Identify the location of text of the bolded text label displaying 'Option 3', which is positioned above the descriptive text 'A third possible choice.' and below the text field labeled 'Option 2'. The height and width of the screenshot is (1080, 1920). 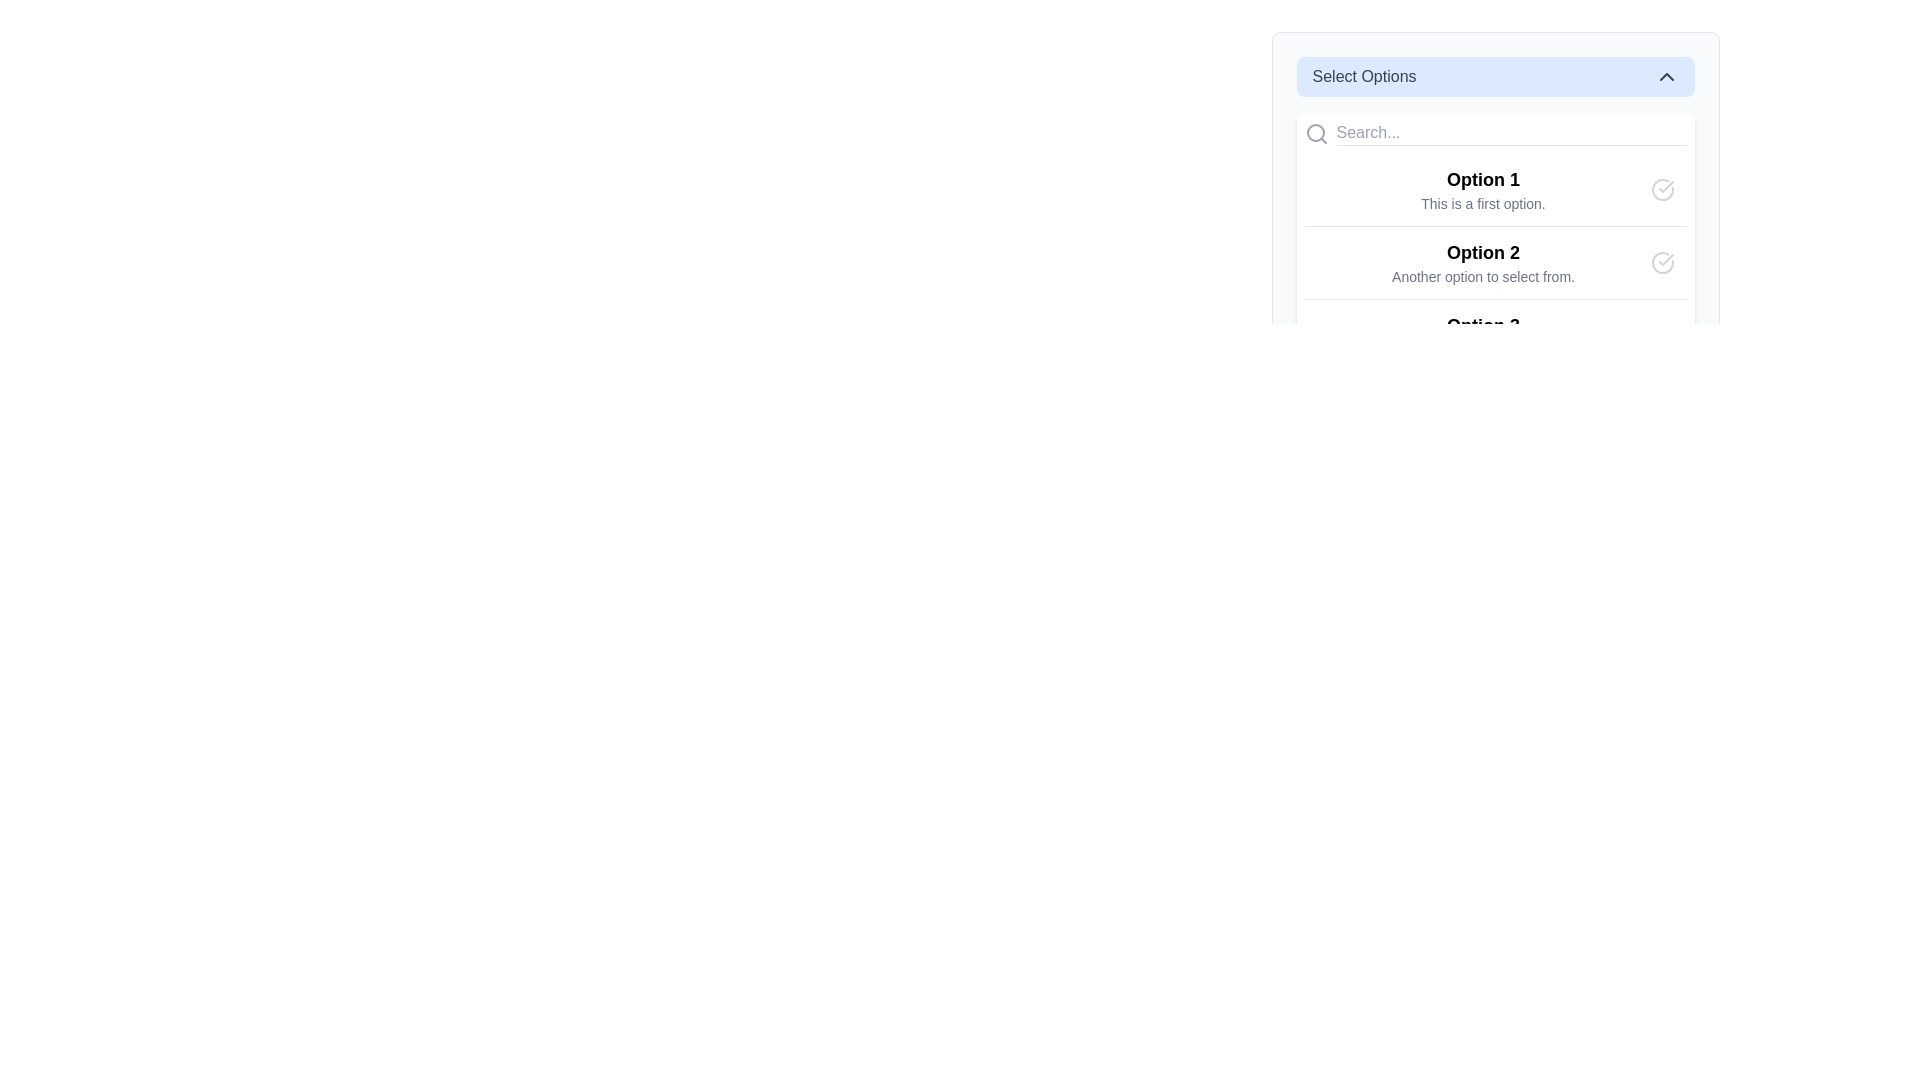
(1483, 325).